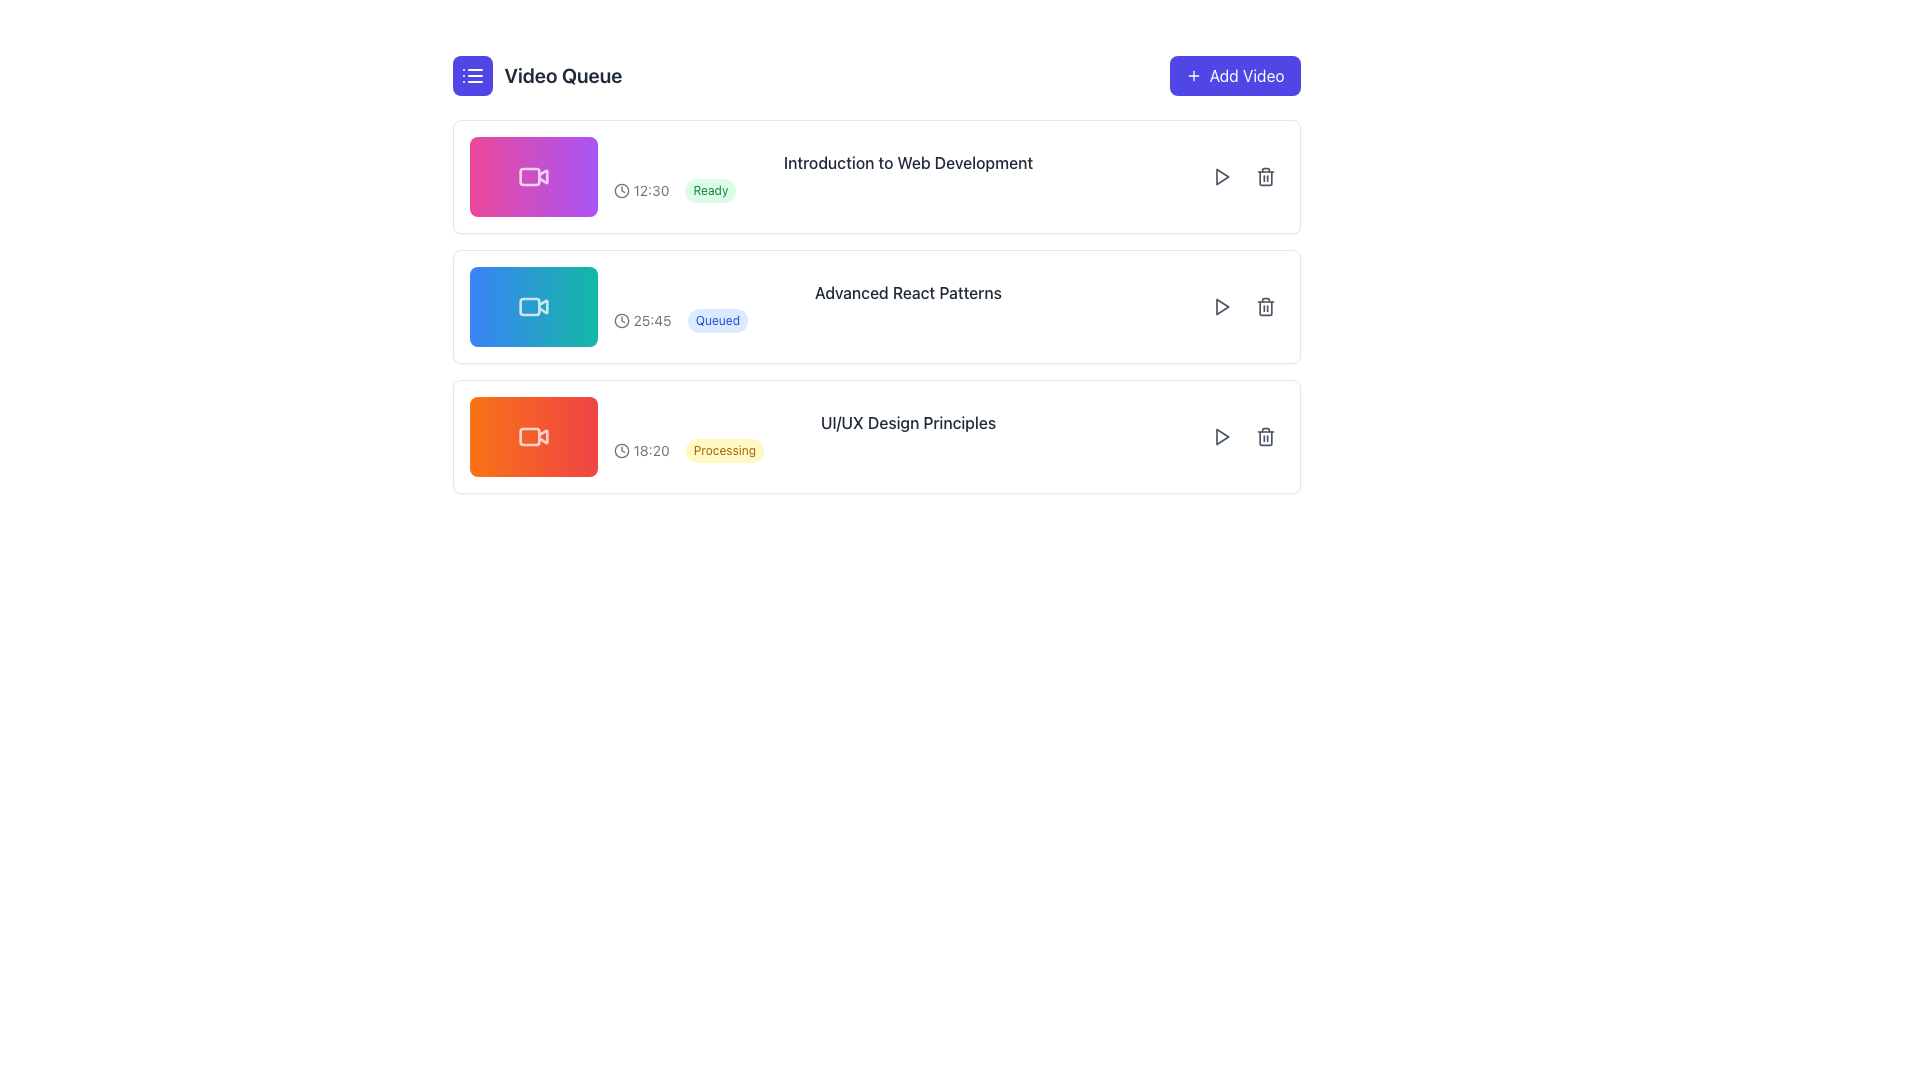  What do you see at coordinates (529, 176) in the screenshot?
I see `the inner rectangular icon component located within the video camera icon for the first item in the list titled 'Introduction to Web Development.'` at bounding box center [529, 176].